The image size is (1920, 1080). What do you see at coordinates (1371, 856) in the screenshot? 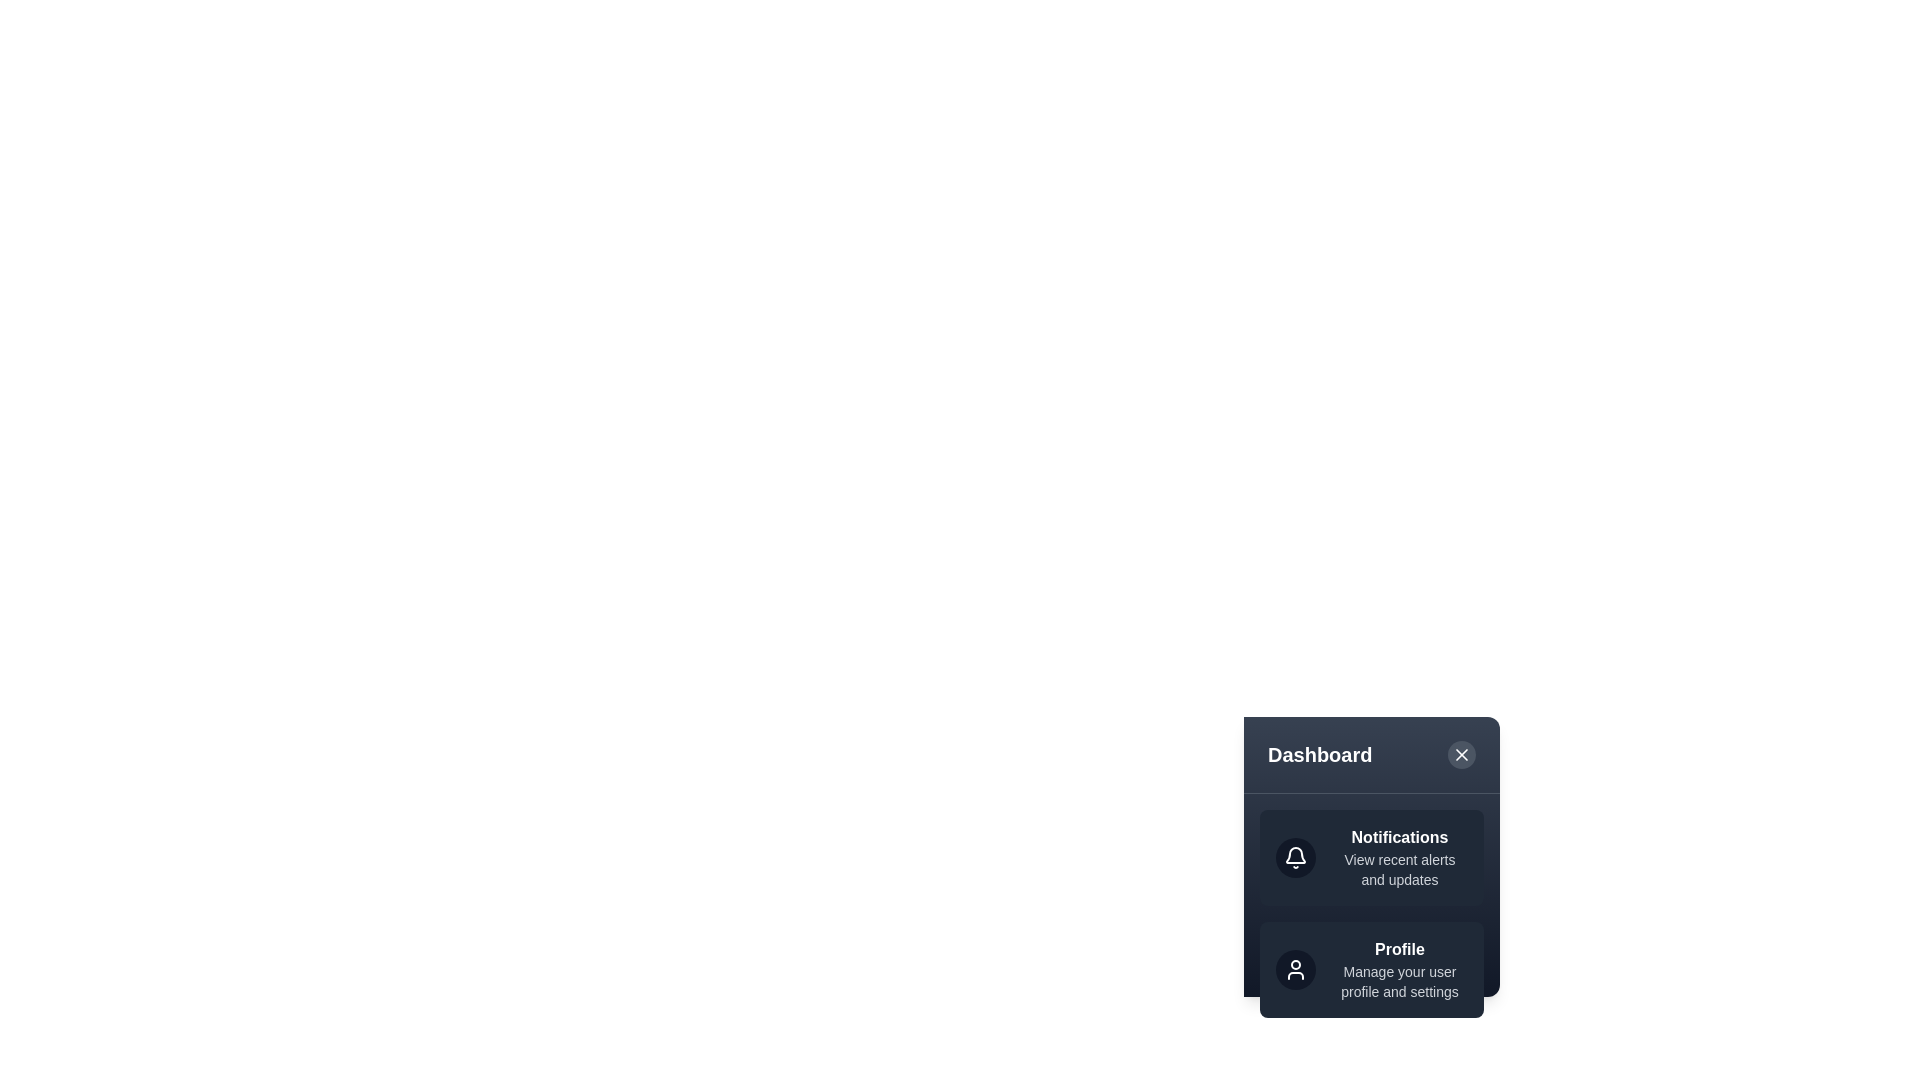
I see `the menu item Notifications to display its details` at bounding box center [1371, 856].